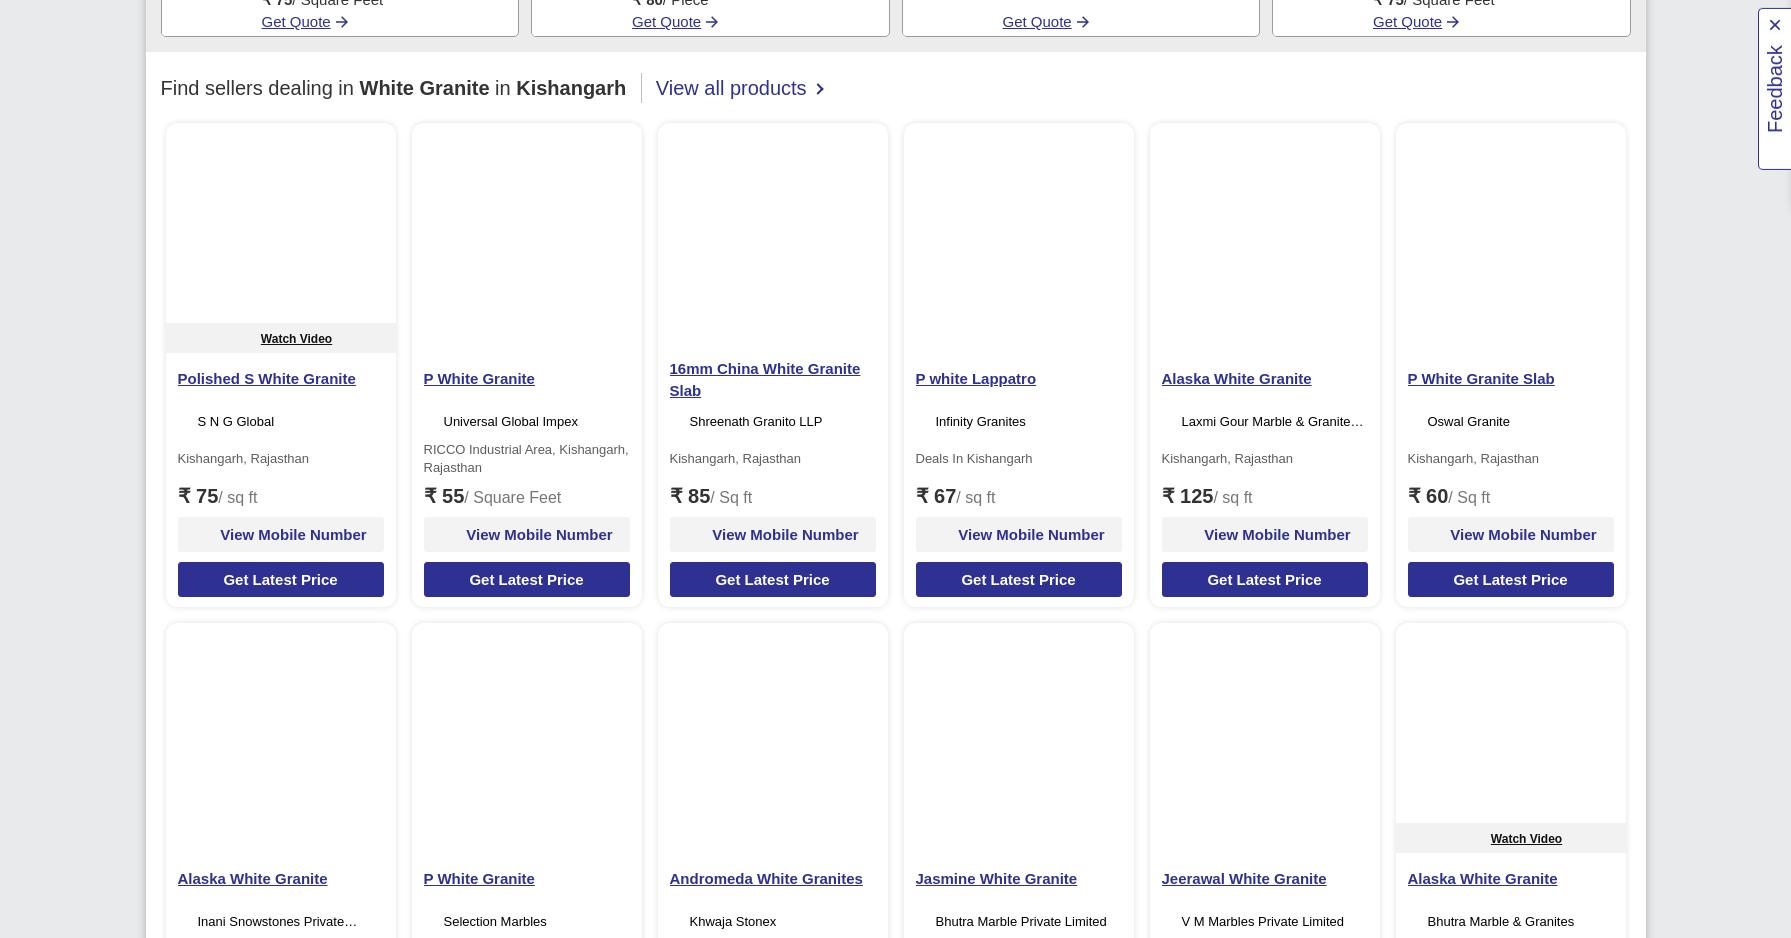 This screenshot has height=938, width=1791. I want to click on 'P White Granite Slab', so click(1479, 377).